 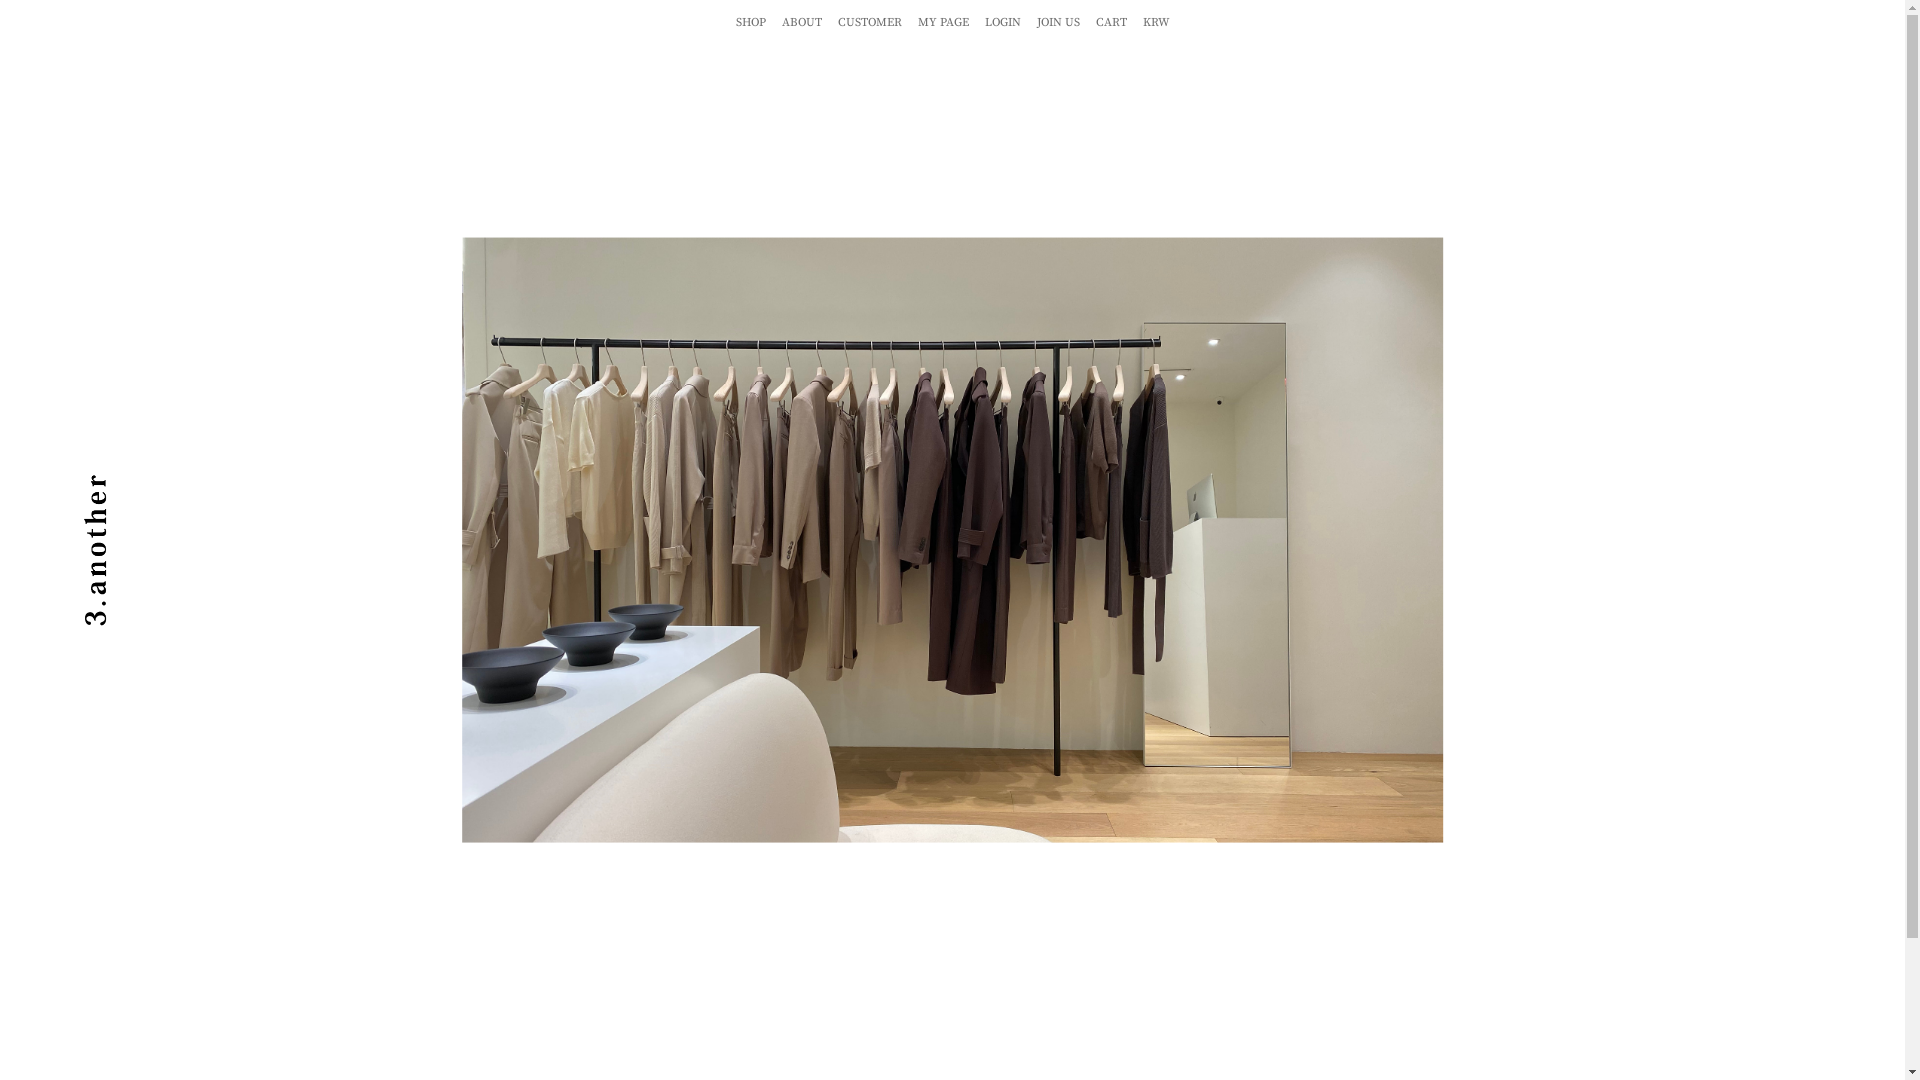 I want to click on 'MY PAGE', so click(x=916, y=22).